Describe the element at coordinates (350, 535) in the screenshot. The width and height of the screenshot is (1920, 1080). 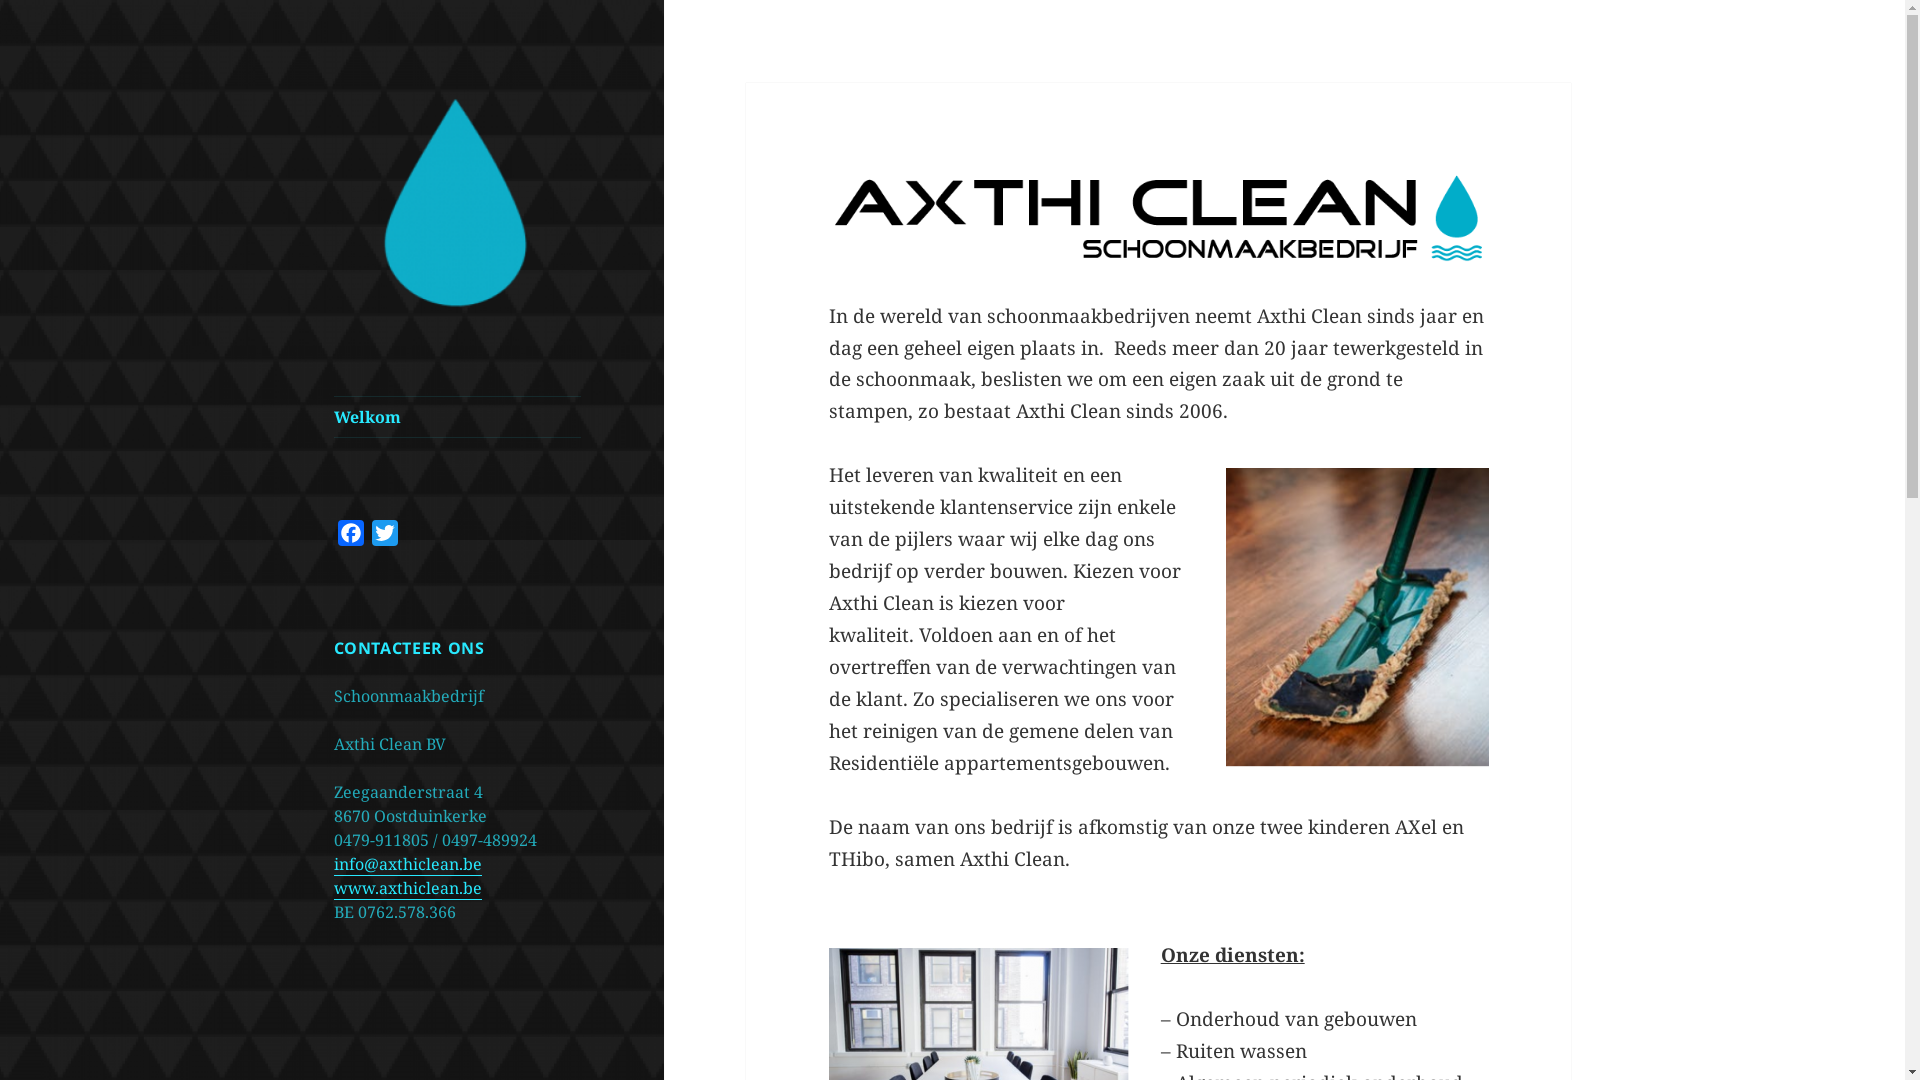
I see `'Facebook'` at that location.